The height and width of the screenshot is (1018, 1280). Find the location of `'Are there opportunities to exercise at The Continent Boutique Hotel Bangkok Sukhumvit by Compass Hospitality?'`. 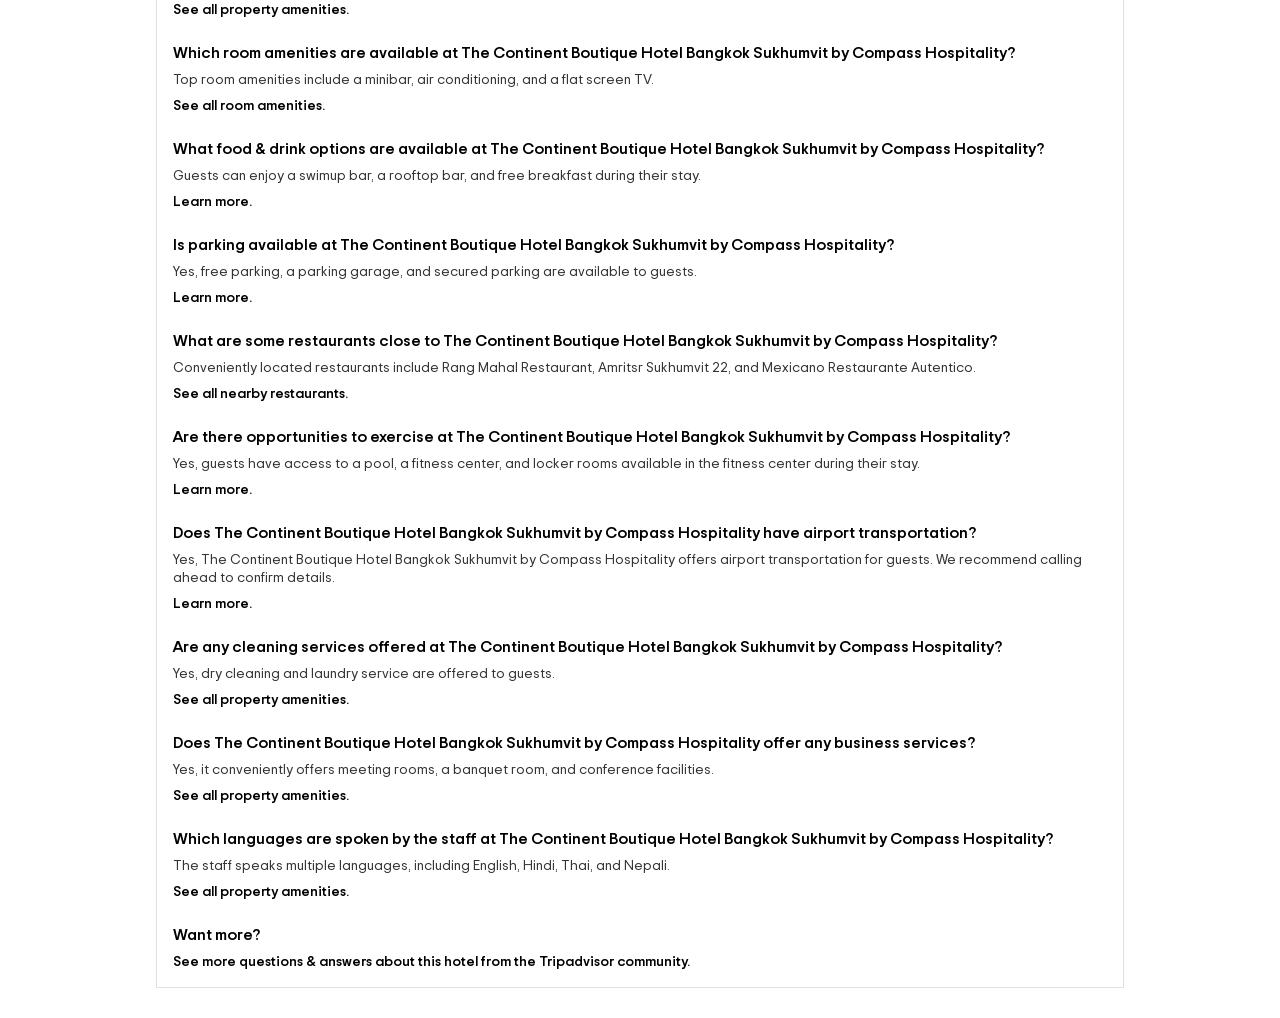

'Are there opportunities to exercise at The Continent Boutique Hotel Bangkok Sukhumvit by Compass Hospitality?' is located at coordinates (590, 506).